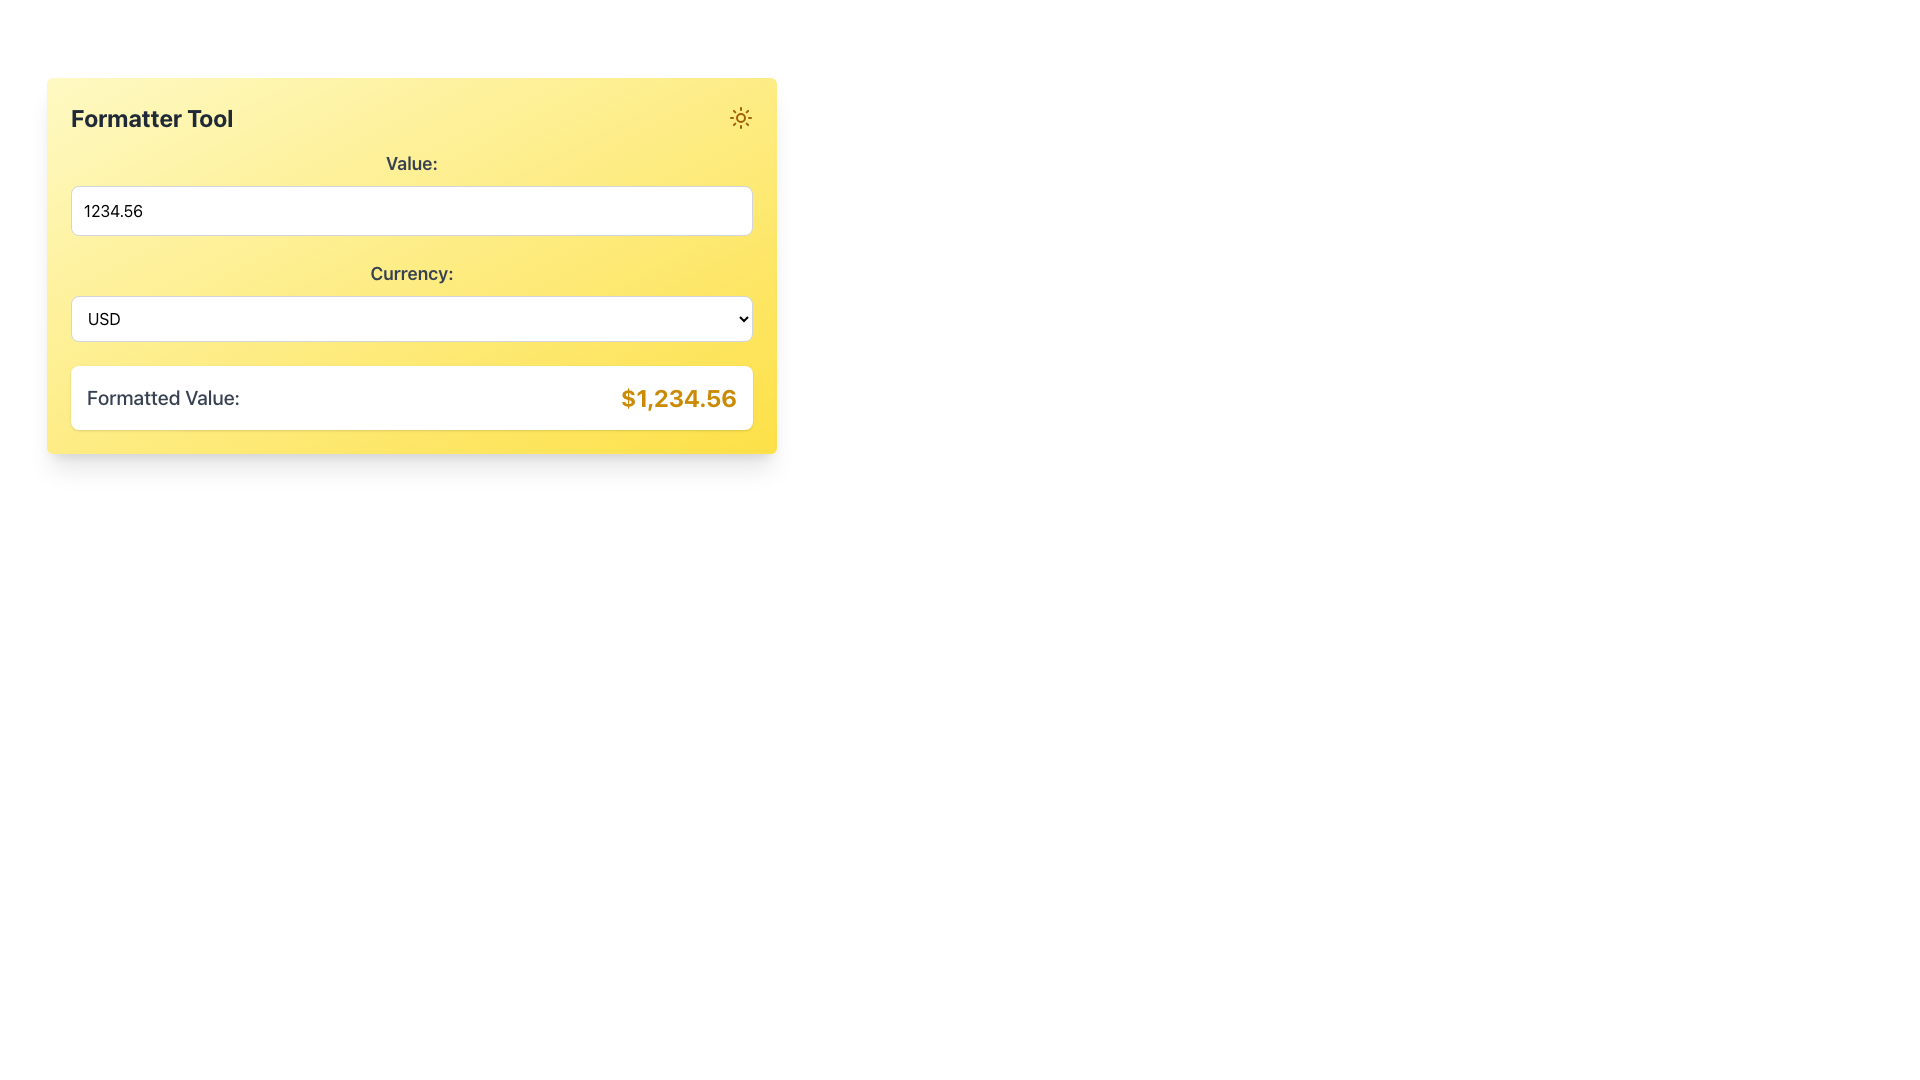 The height and width of the screenshot is (1080, 1920). Describe the element at coordinates (411, 163) in the screenshot. I see `the static text label that describes the purpose of the input field, which is positioned above the numerical input field in the yellow background section` at that location.